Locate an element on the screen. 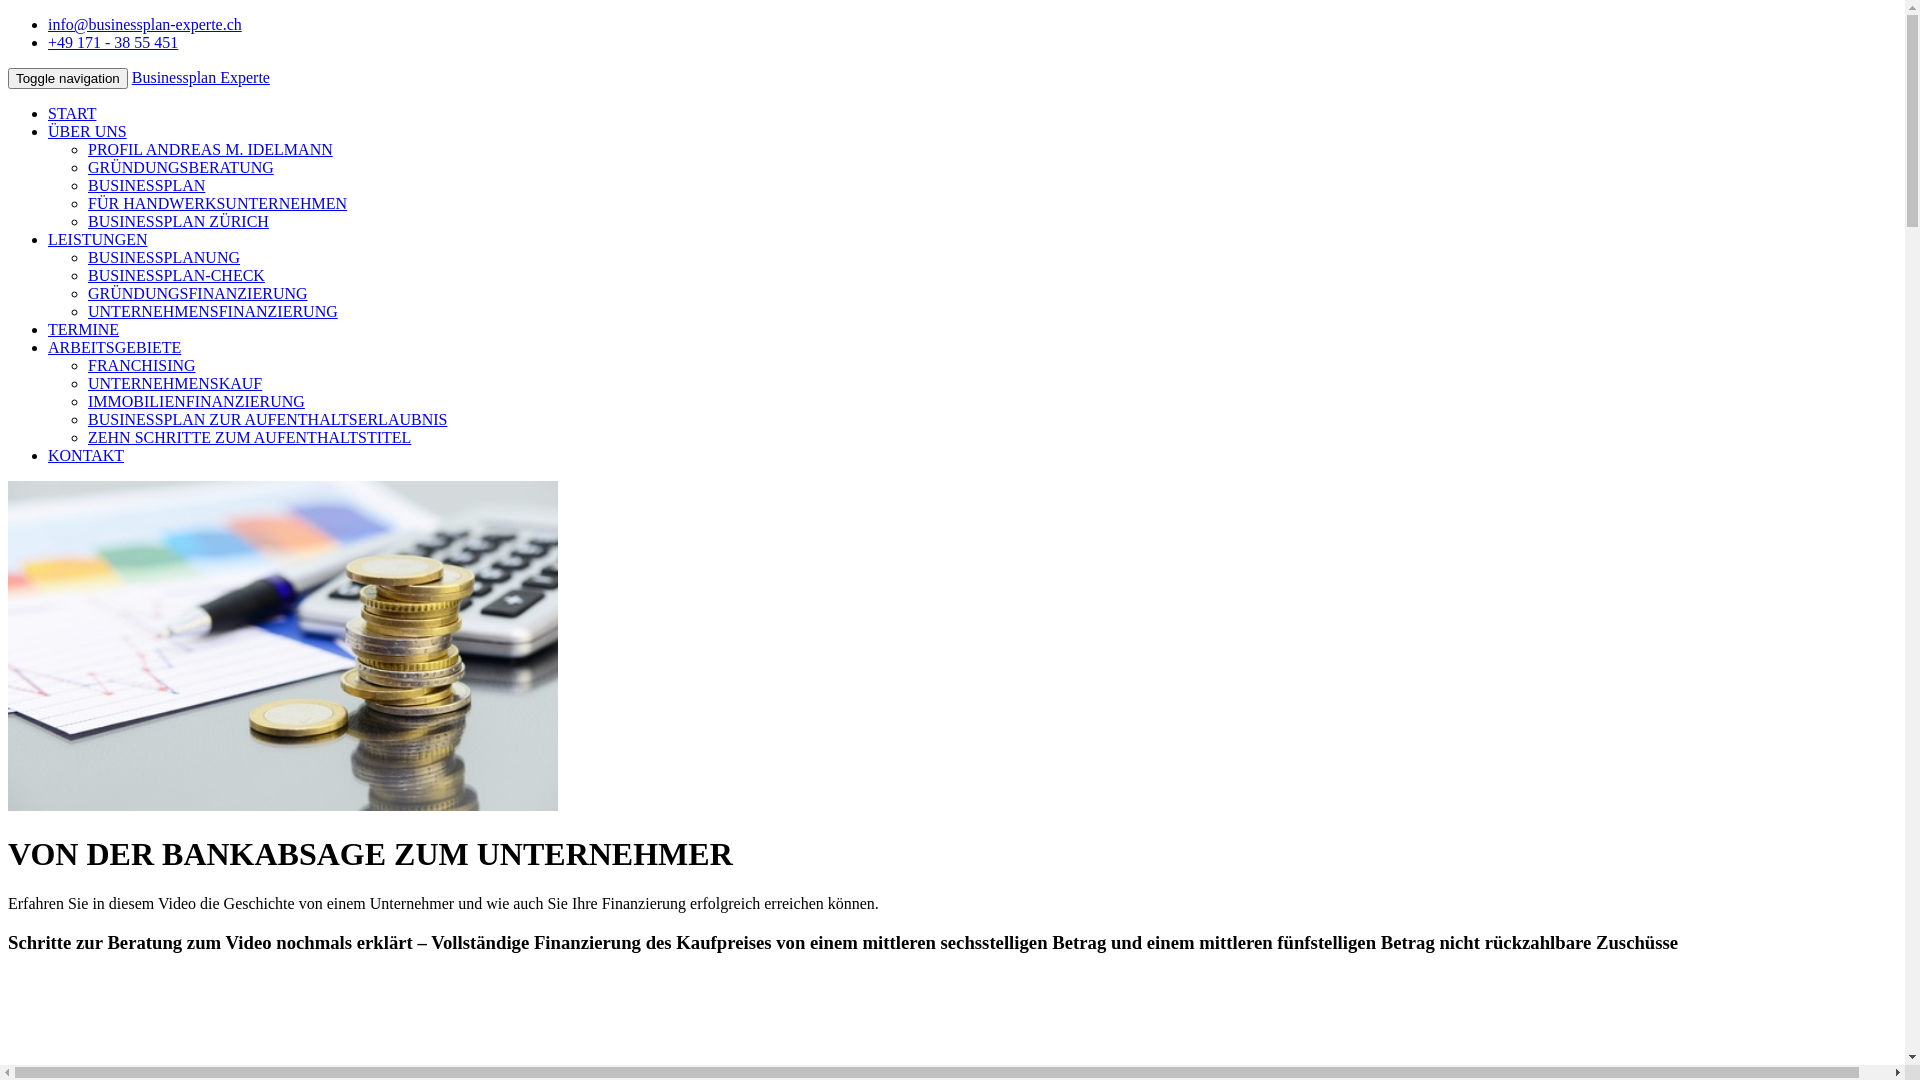 The height and width of the screenshot is (1080, 1920). 'BUSINESSPLAN' is located at coordinates (145, 185).